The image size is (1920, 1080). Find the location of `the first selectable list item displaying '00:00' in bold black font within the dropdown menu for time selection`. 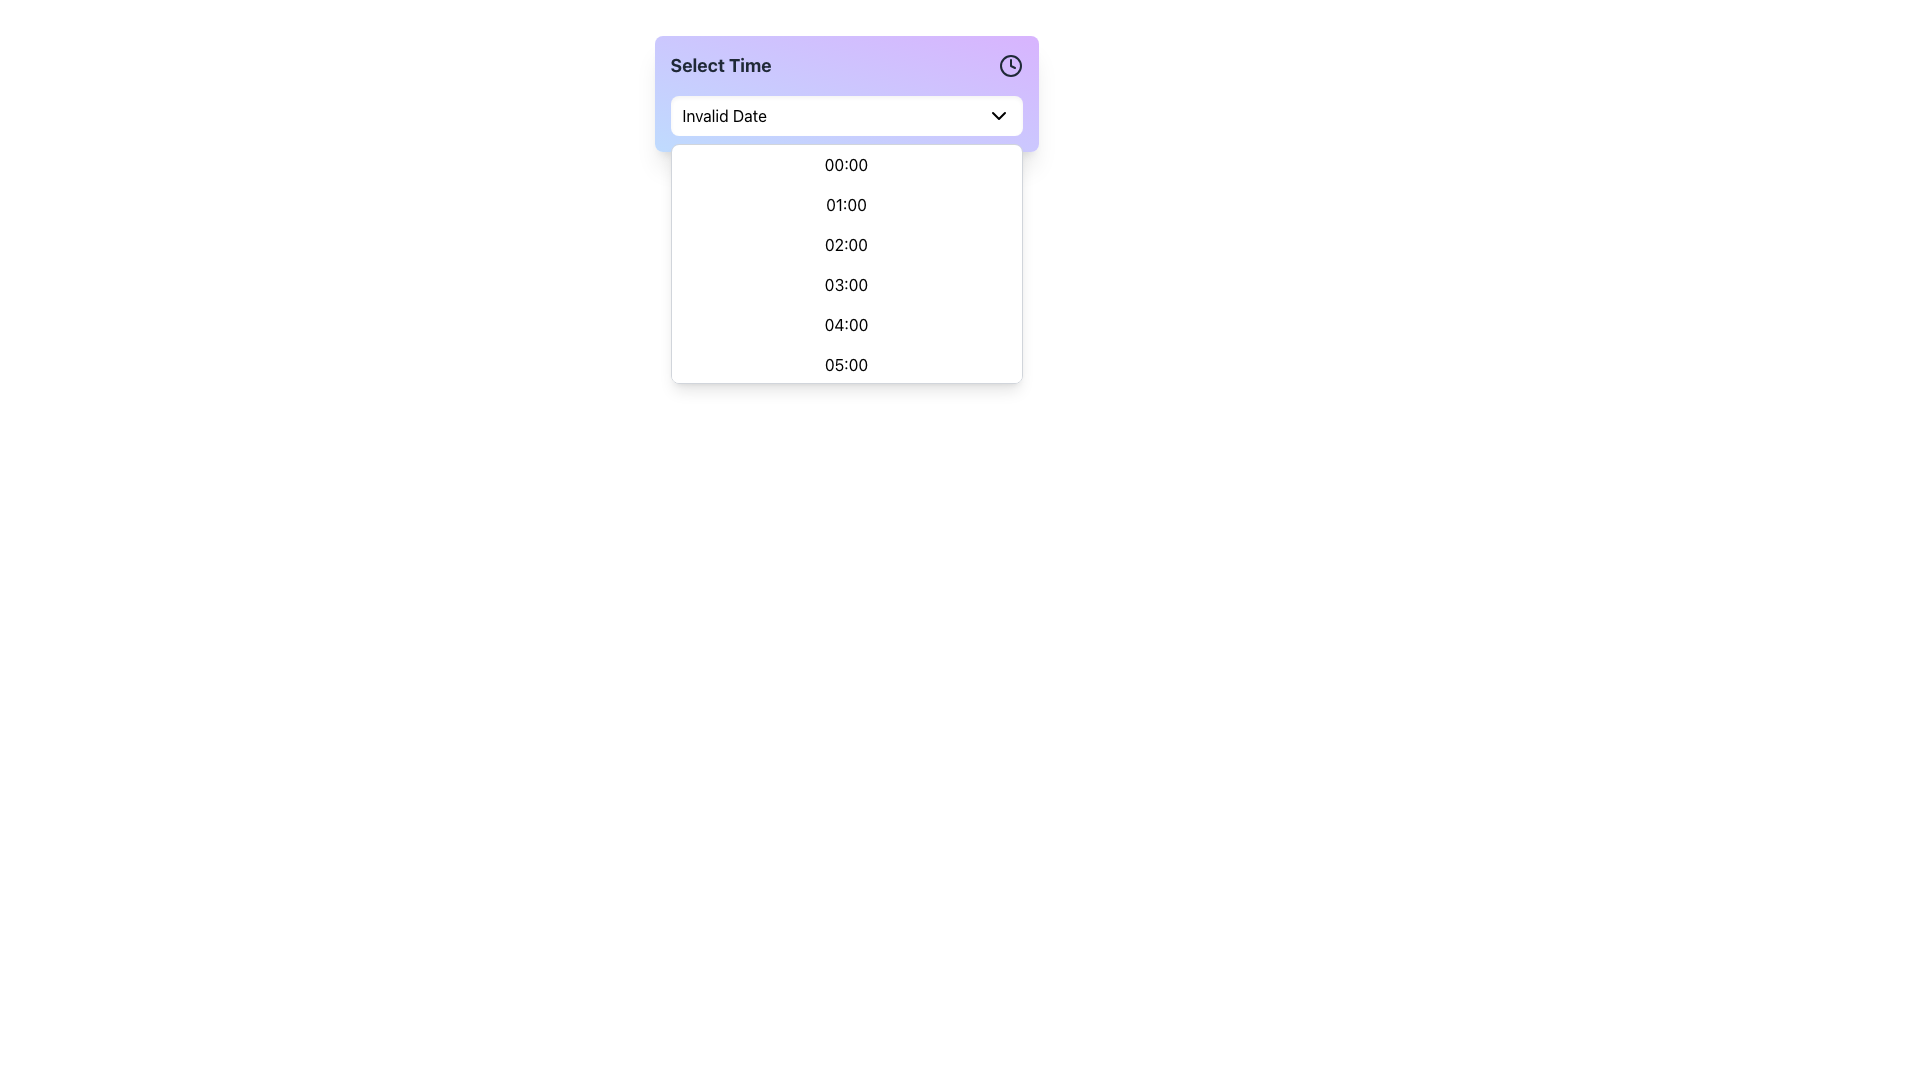

the first selectable list item displaying '00:00' in bold black font within the dropdown menu for time selection is located at coordinates (846, 164).